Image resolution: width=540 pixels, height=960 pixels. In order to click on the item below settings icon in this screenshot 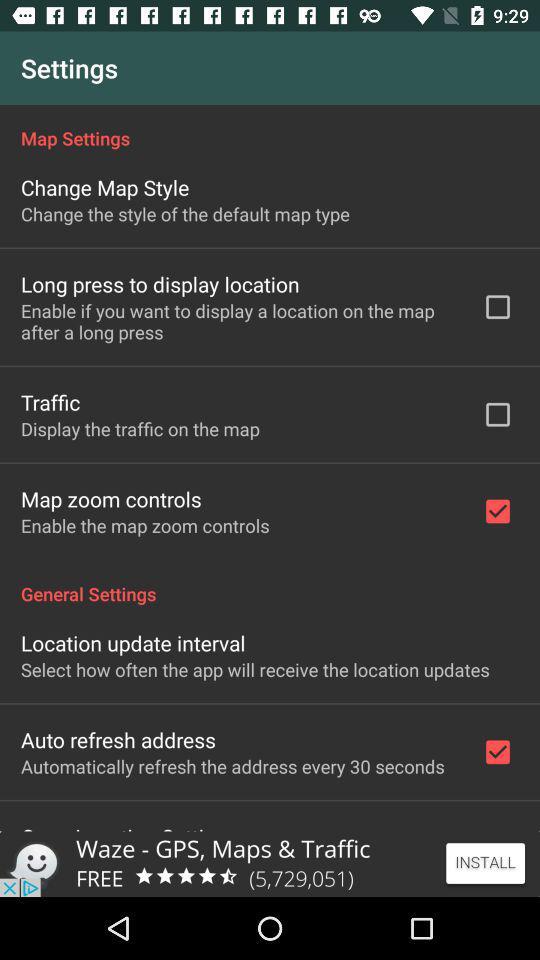, I will do `click(270, 126)`.